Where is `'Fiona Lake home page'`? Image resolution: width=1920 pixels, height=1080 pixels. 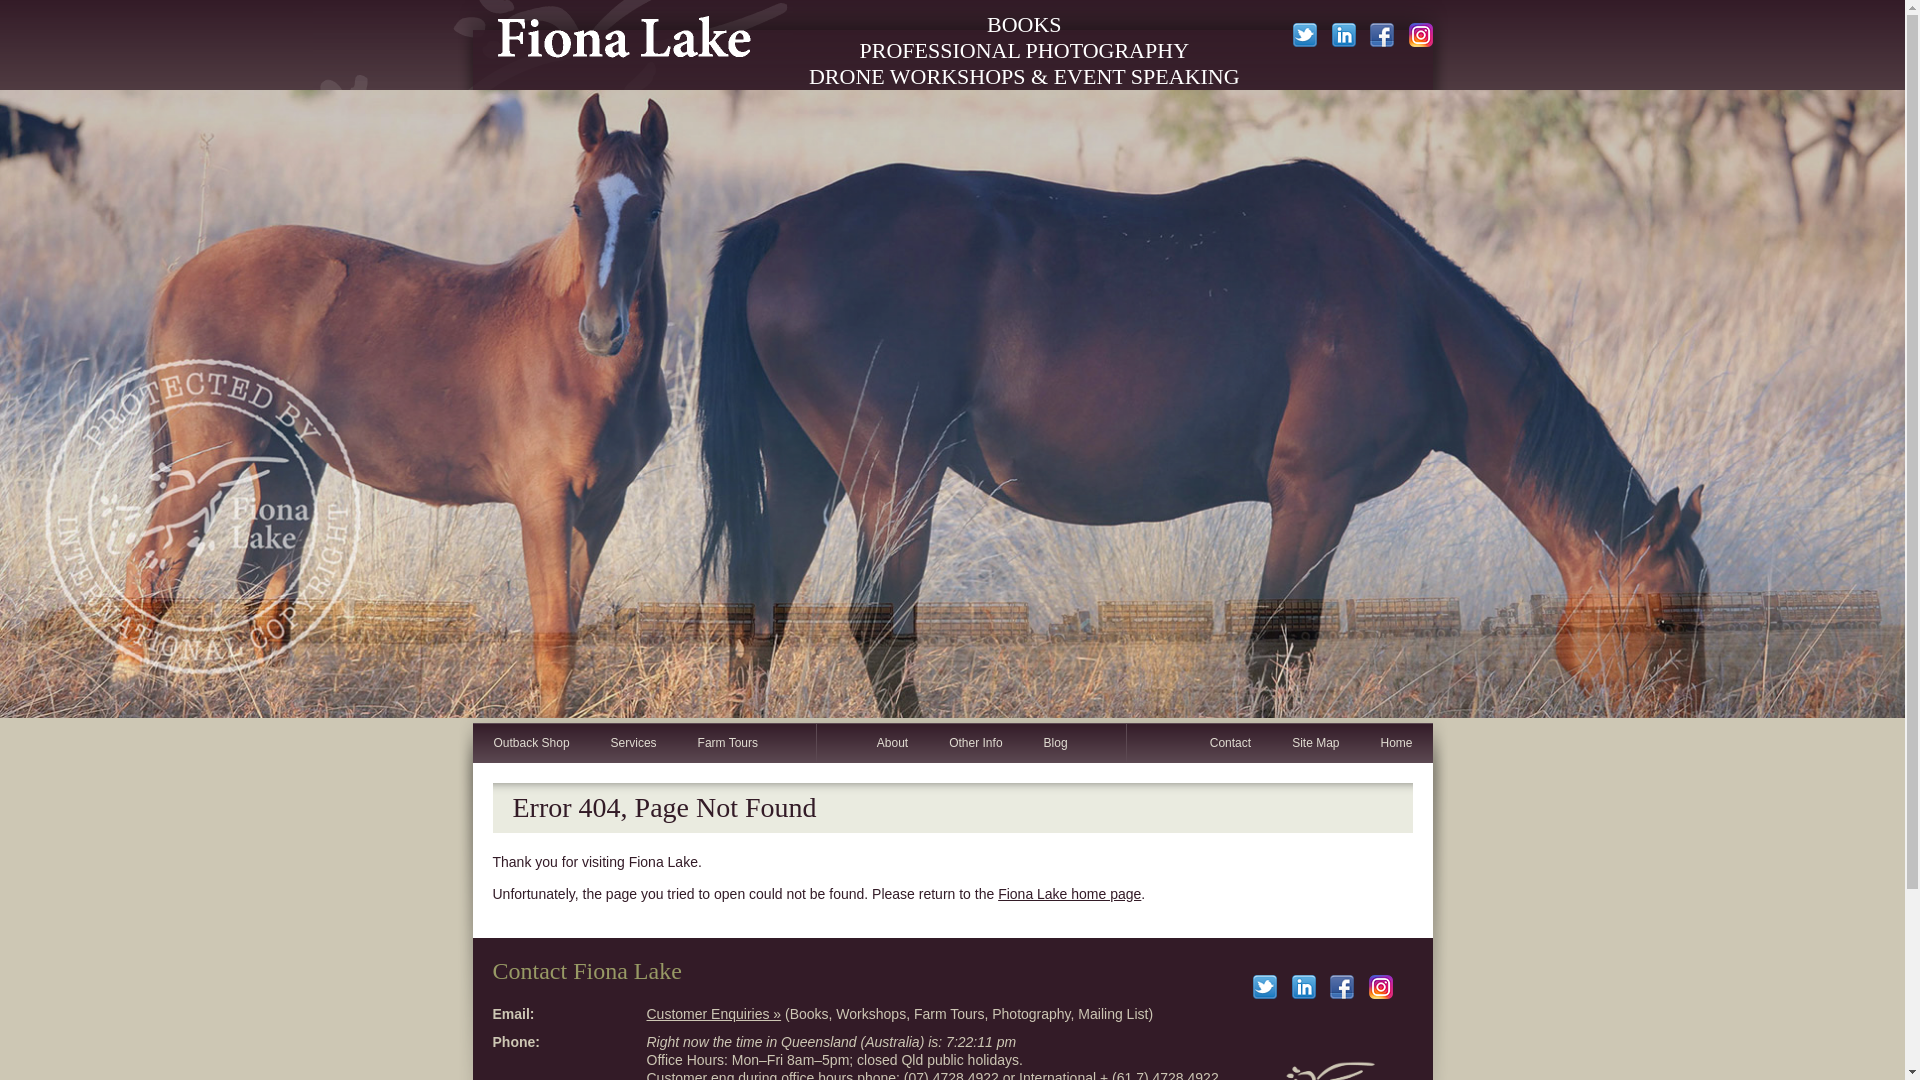
'Fiona Lake home page' is located at coordinates (1068, 893).